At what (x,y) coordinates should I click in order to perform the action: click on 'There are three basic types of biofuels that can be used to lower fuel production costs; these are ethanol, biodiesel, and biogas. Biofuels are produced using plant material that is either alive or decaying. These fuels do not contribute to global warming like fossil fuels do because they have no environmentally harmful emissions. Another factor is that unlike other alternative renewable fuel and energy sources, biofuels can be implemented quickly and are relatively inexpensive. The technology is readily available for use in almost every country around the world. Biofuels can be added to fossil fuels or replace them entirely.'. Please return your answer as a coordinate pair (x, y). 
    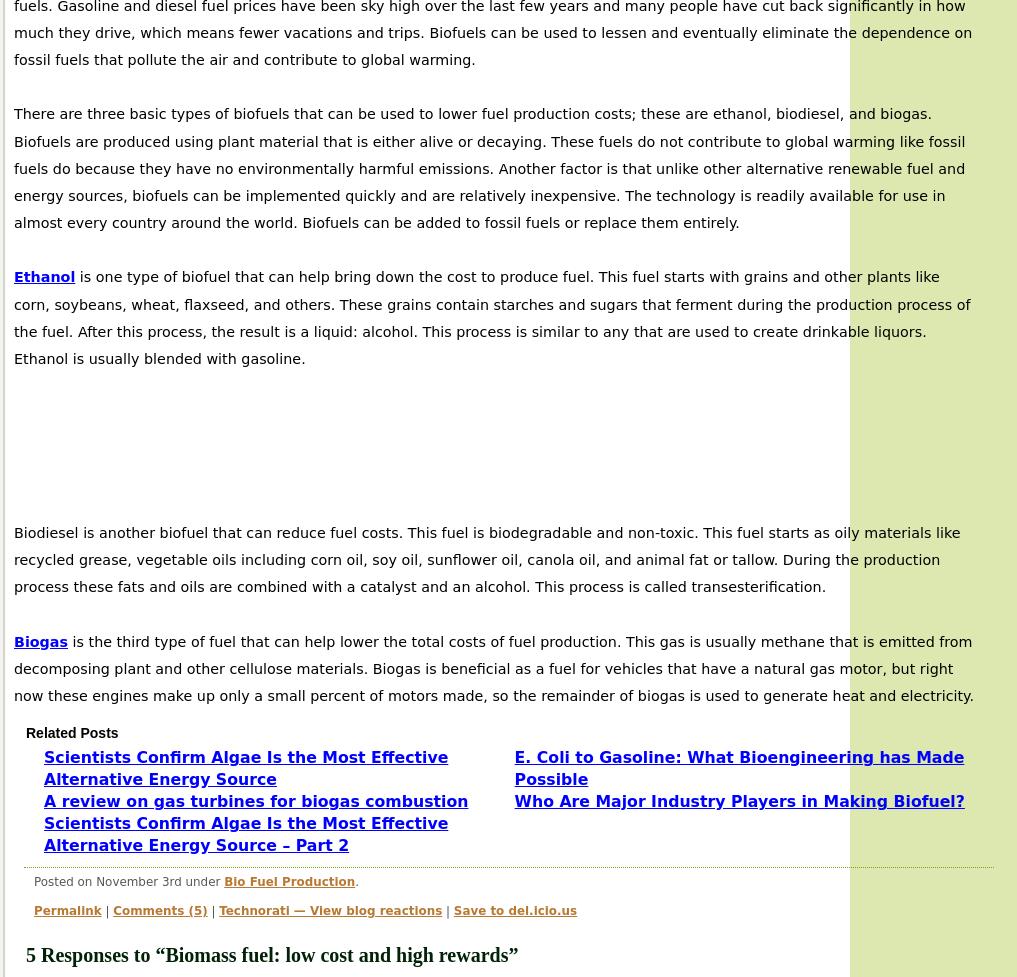
    Looking at the image, I should click on (488, 167).